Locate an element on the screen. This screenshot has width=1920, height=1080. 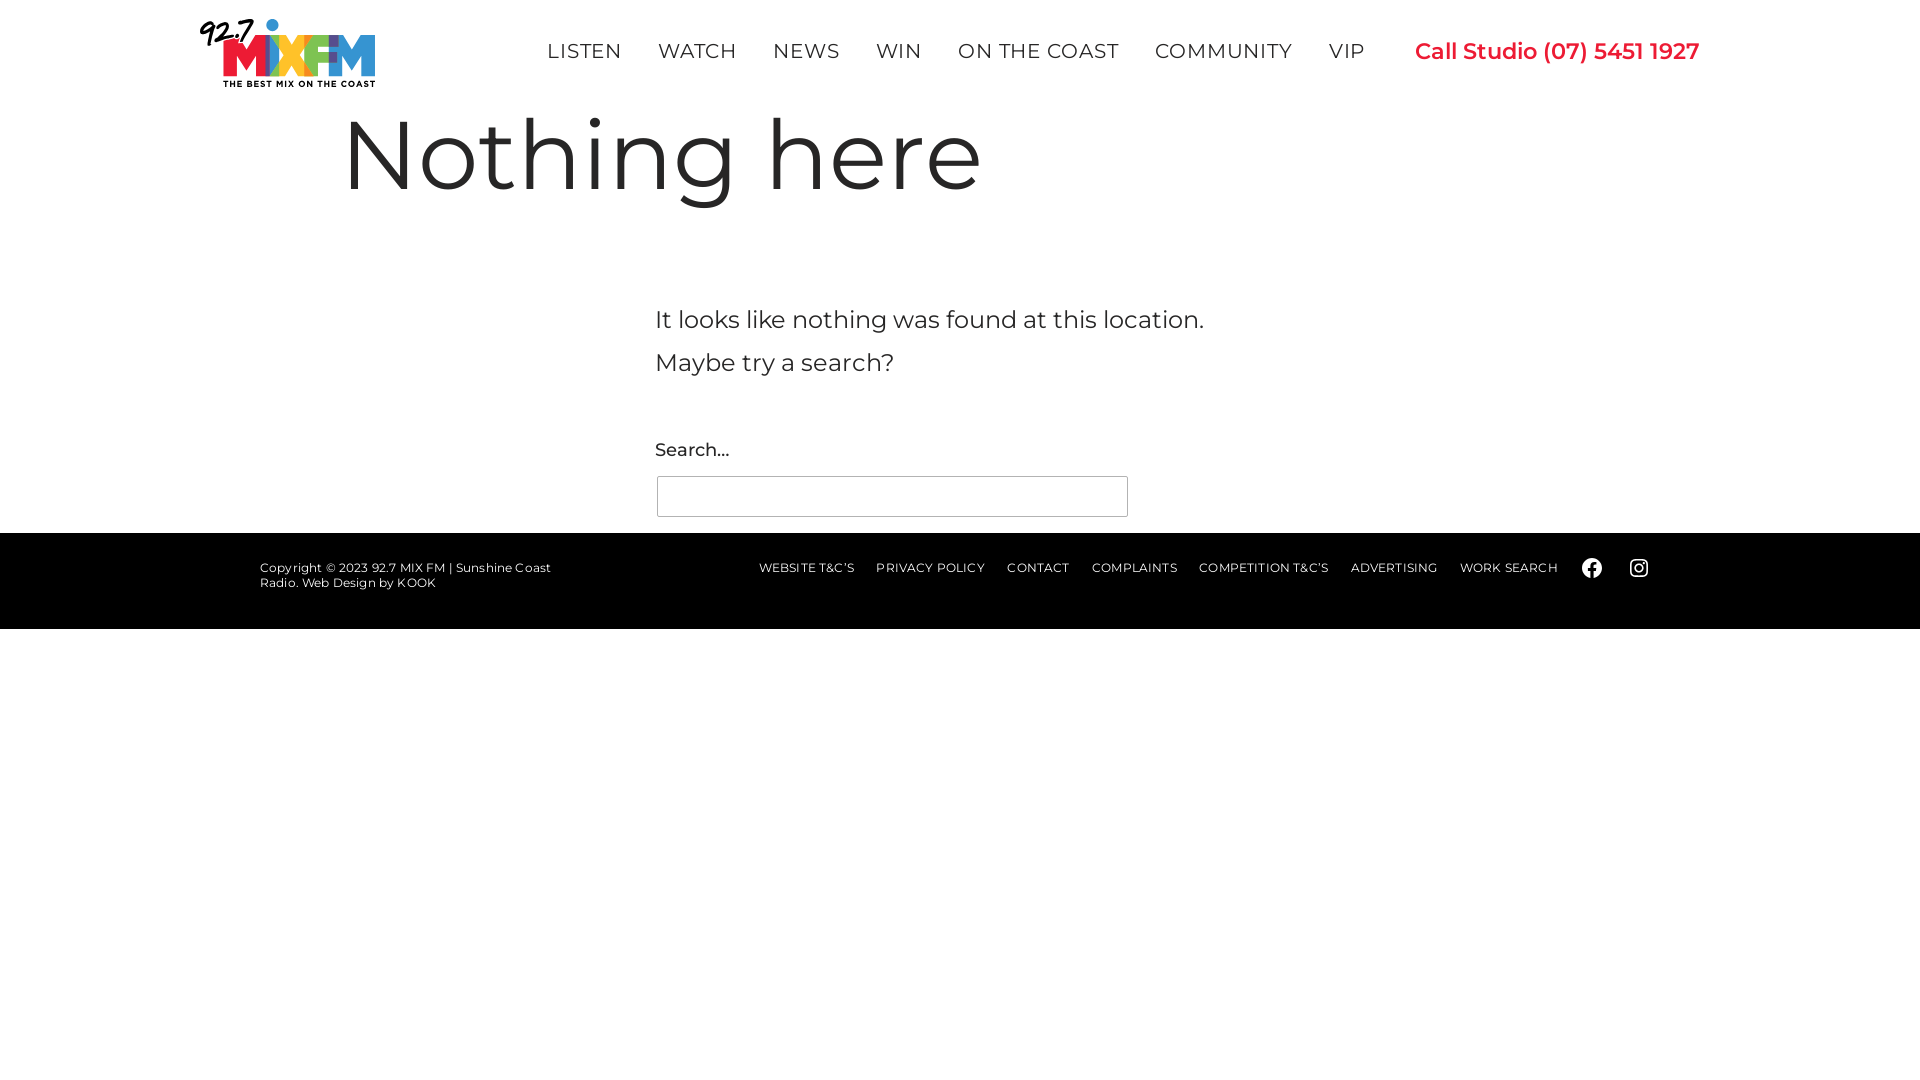
'Connect with us on Facebook' is located at coordinates (1591, 567).